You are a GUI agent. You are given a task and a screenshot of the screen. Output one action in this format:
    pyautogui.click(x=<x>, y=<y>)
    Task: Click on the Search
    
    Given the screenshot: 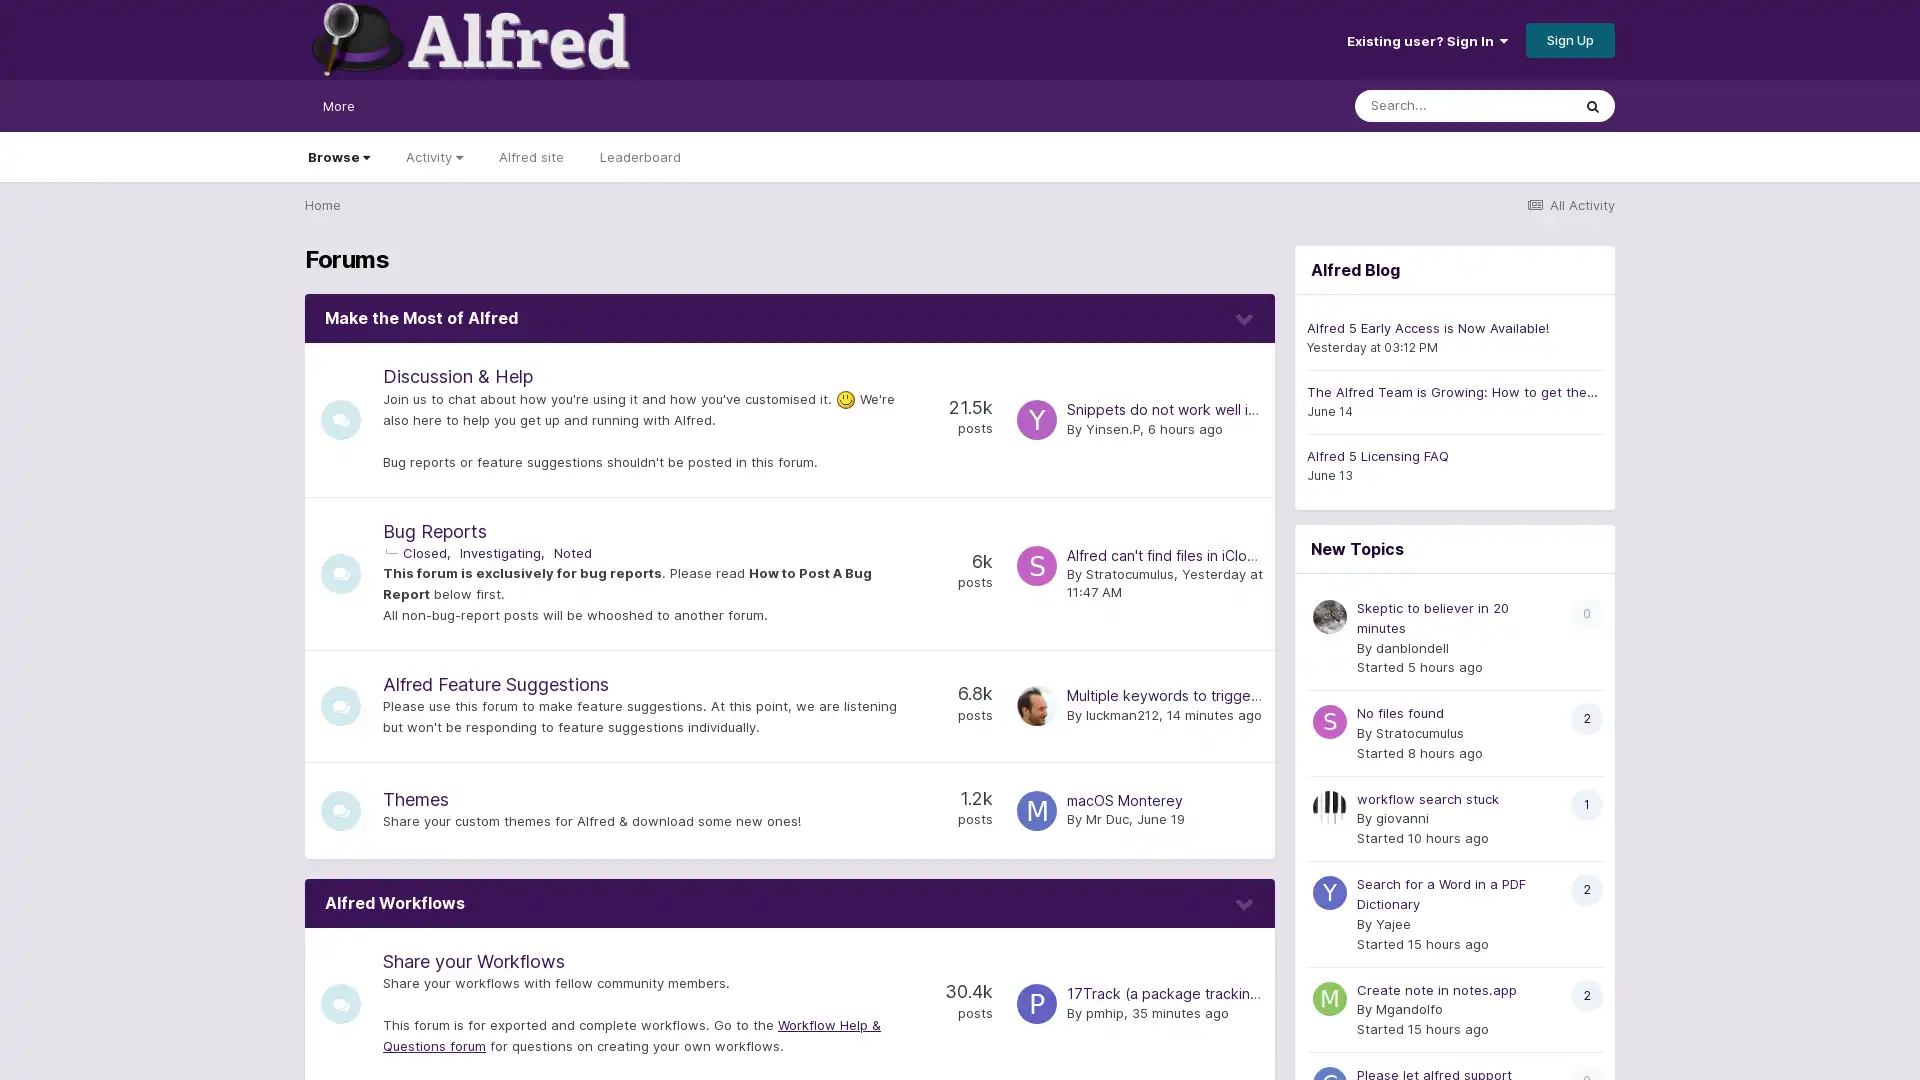 What is the action you would take?
    pyautogui.click(x=1592, y=105)
    